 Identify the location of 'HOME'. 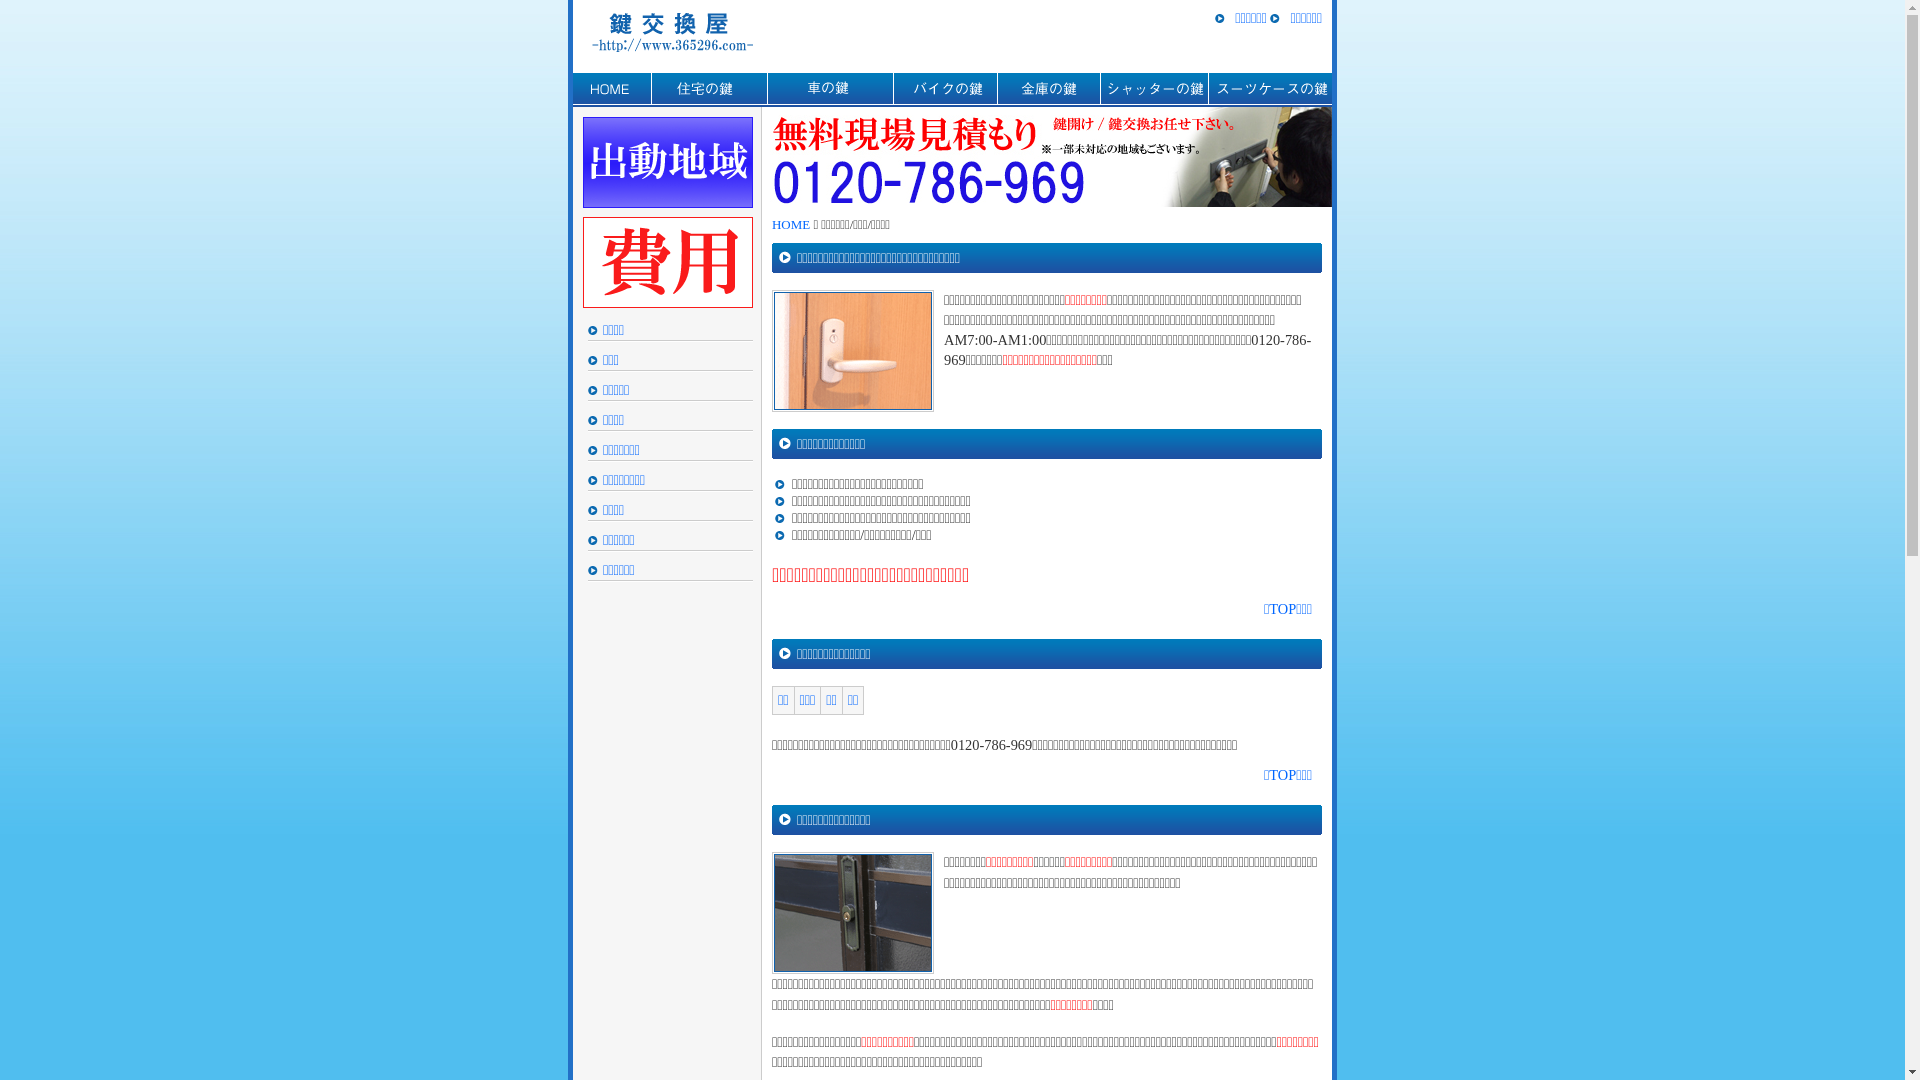
(610, 88).